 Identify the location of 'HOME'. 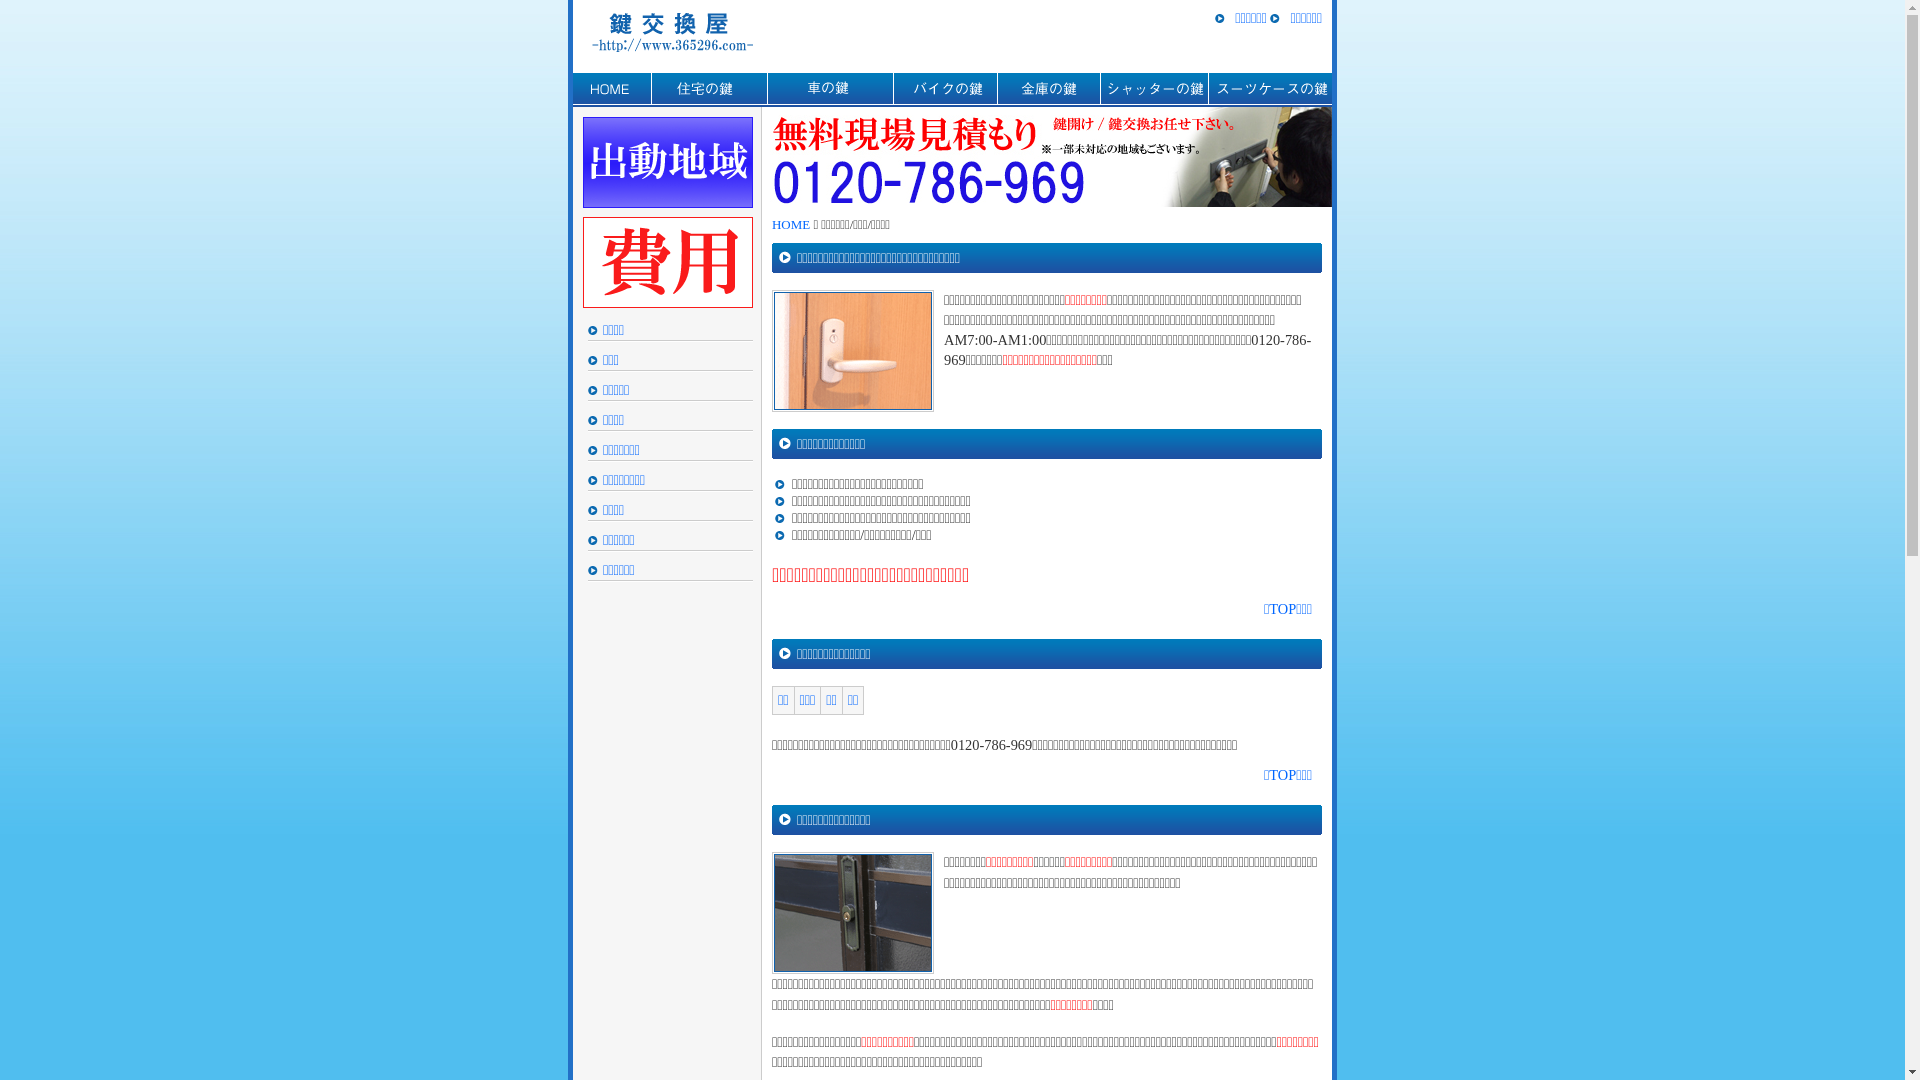
(610, 88).